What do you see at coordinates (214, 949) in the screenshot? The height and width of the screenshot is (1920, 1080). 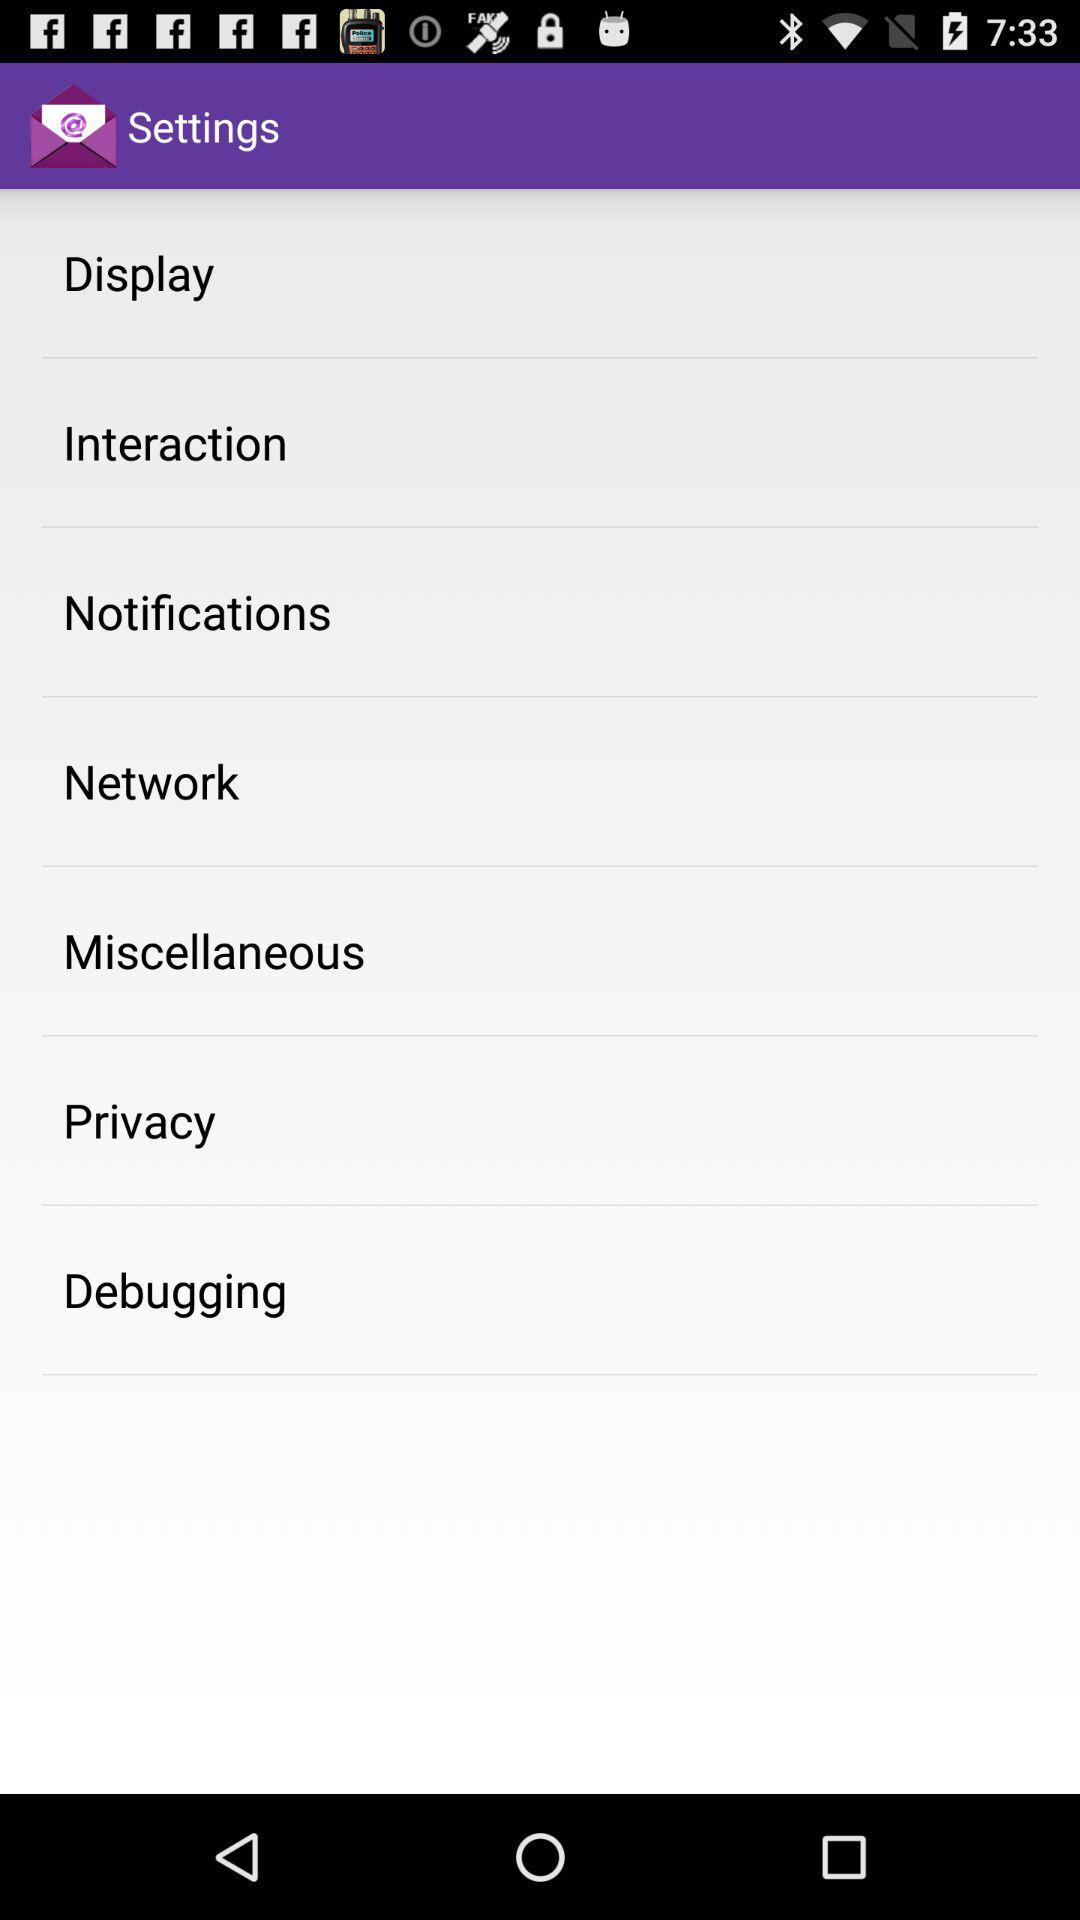 I see `miscellaneous icon` at bounding box center [214, 949].